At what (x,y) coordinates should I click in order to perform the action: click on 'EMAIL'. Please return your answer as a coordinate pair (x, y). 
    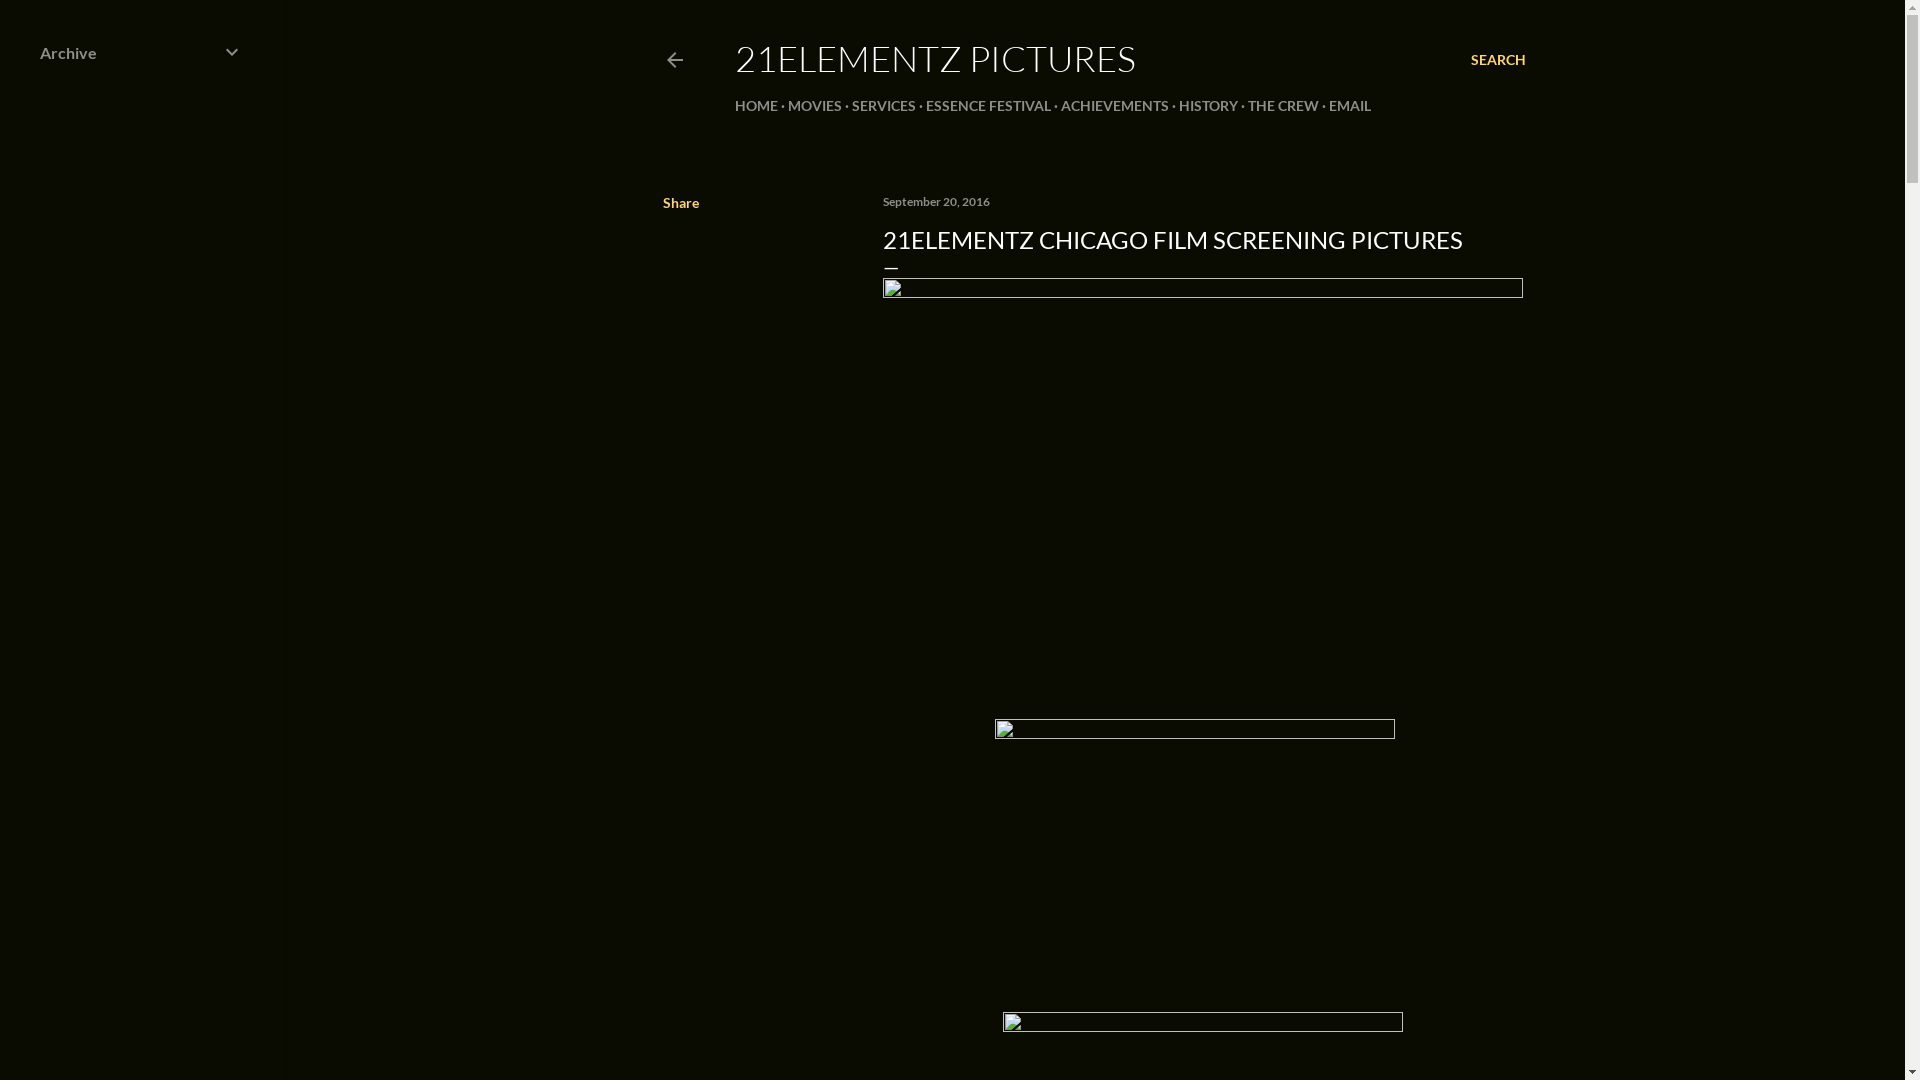
    Looking at the image, I should click on (1349, 105).